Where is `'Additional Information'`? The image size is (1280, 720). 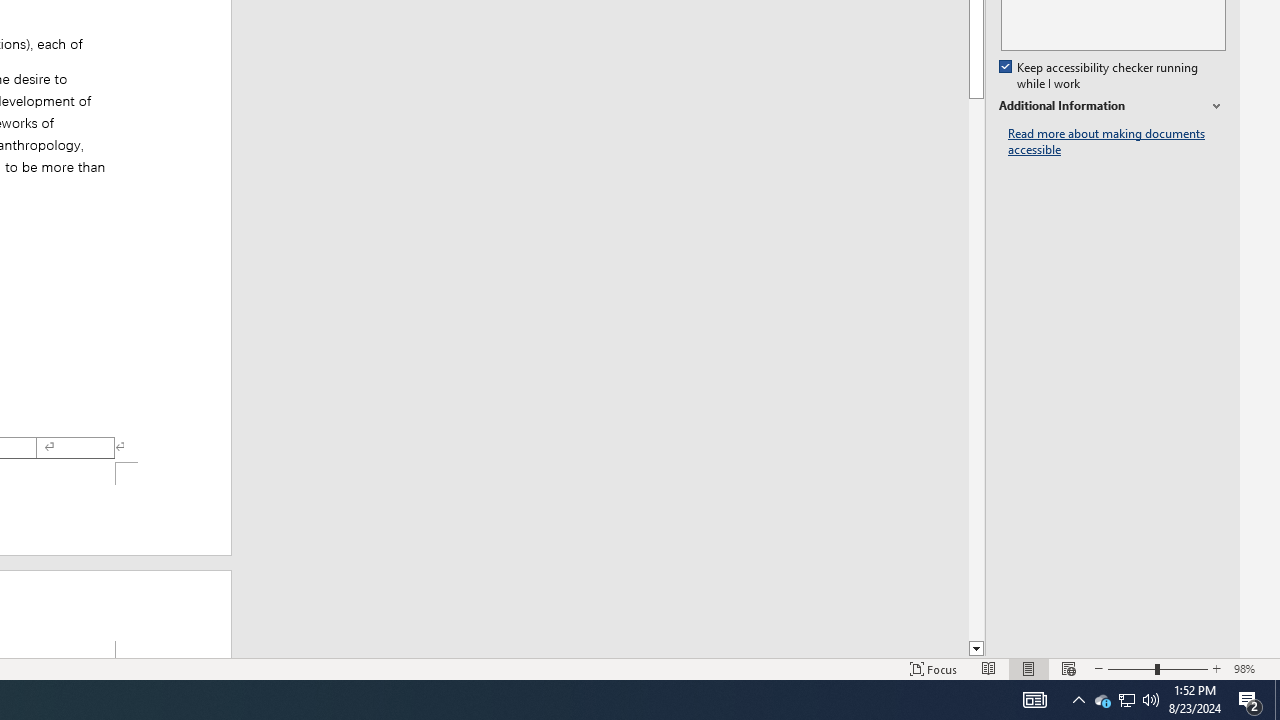
'Additional Information' is located at coordinates (1111, 106).